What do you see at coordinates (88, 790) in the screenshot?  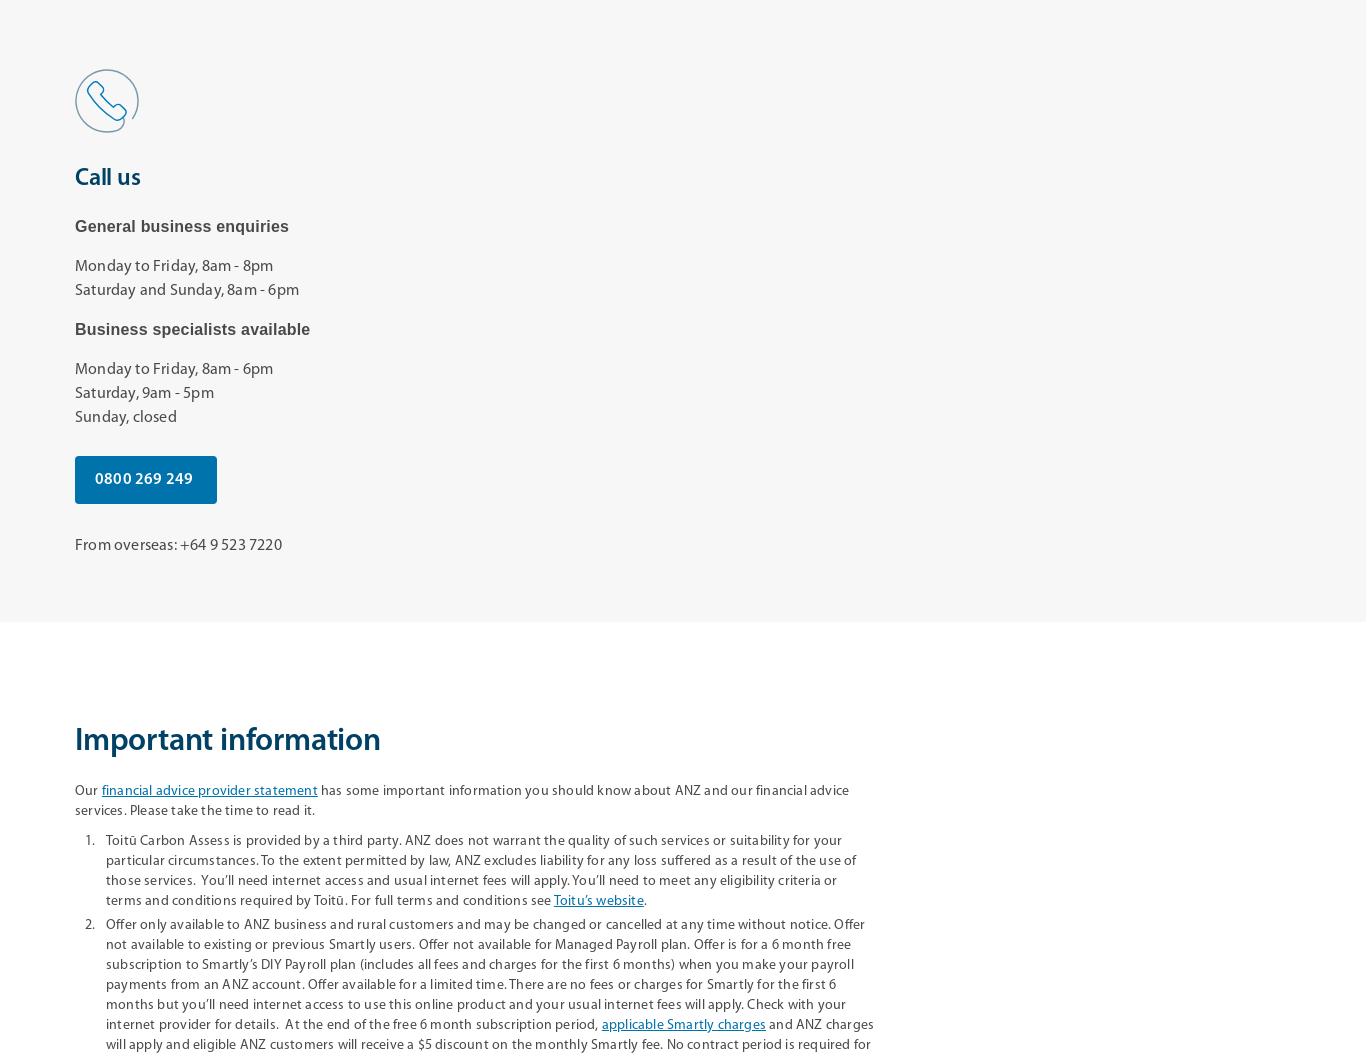 I see `'Our'` at bounding box center [88, 790].